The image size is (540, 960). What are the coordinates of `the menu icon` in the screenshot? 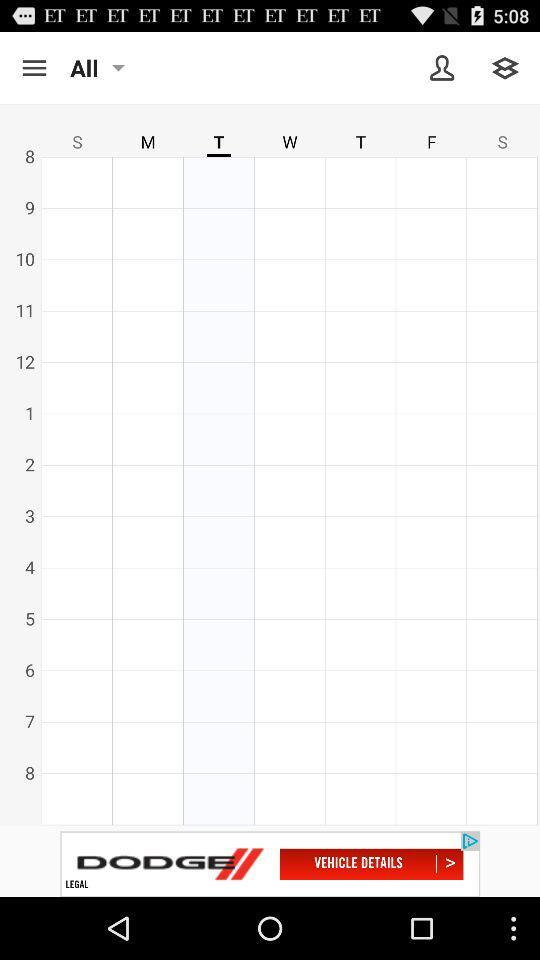 It's located at (33, 73).